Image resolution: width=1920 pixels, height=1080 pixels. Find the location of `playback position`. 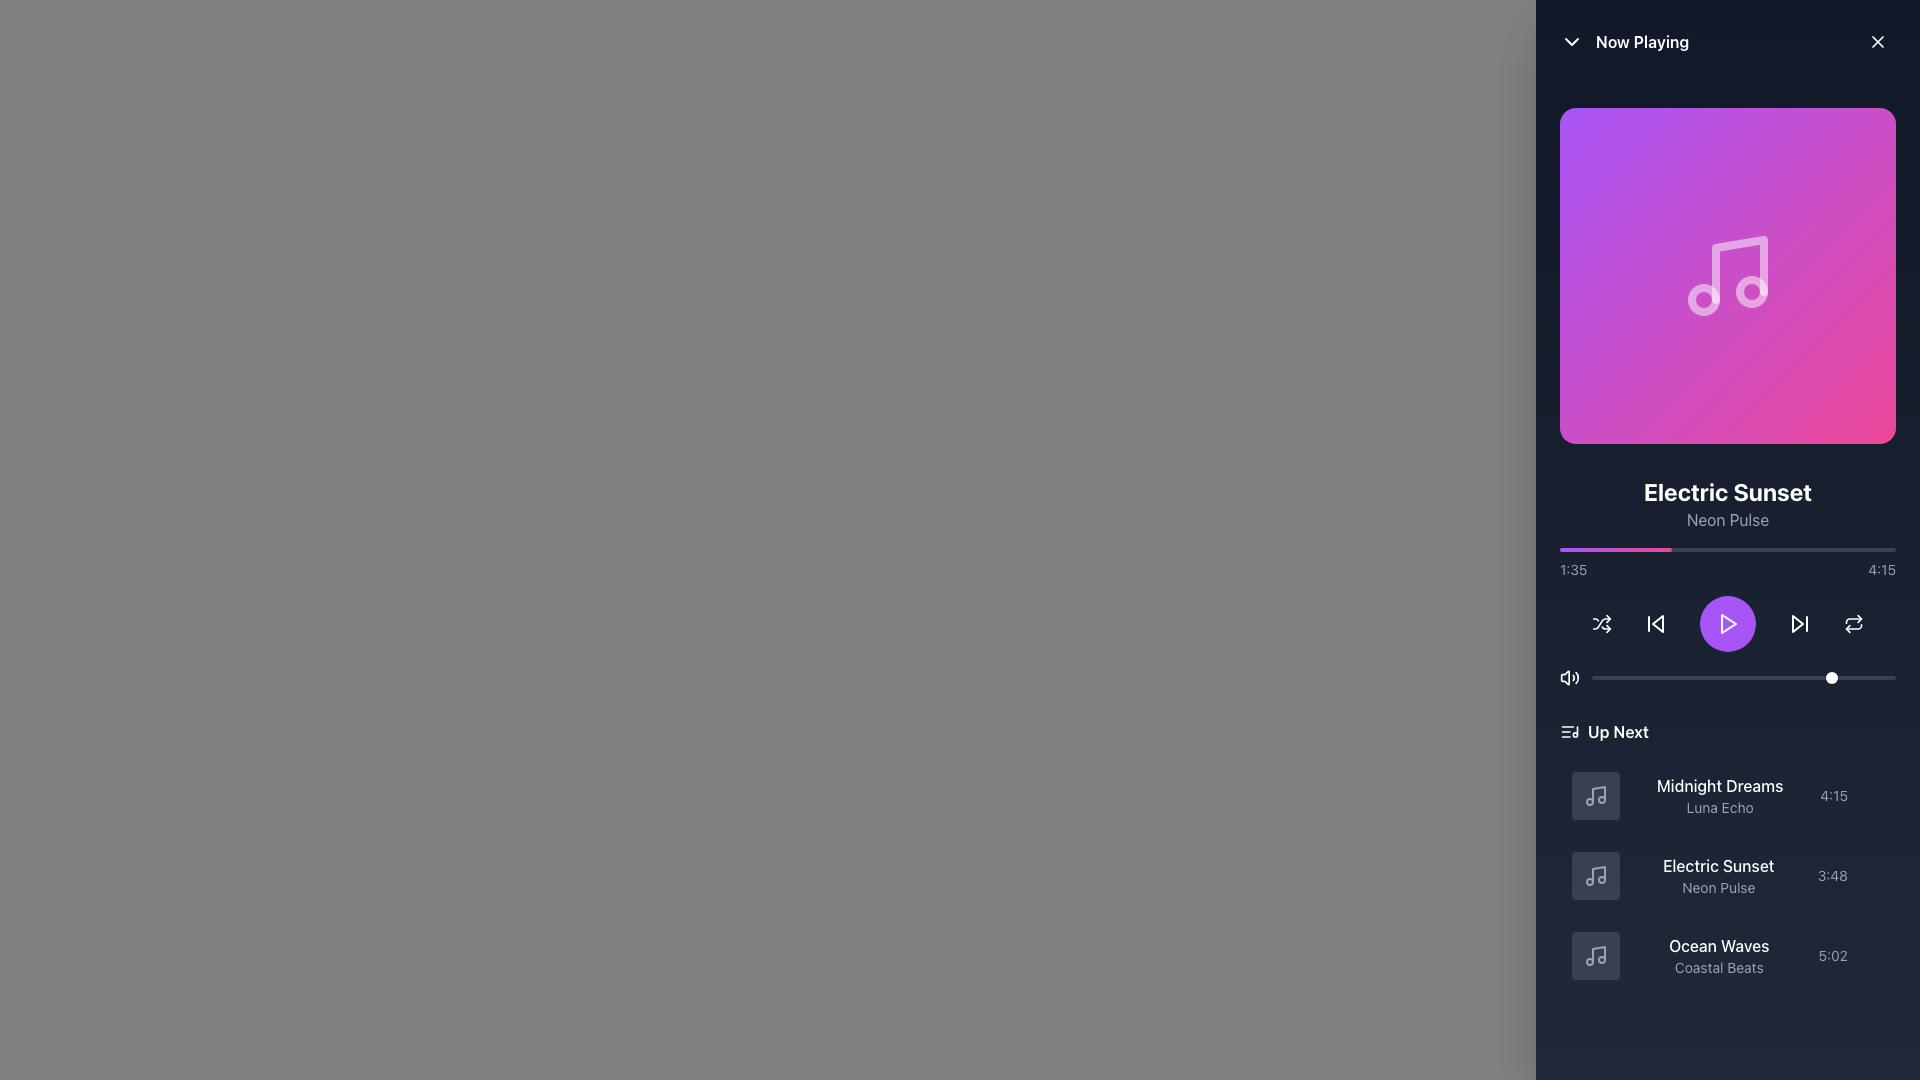

playback position is located at coordinates (1620, 550).